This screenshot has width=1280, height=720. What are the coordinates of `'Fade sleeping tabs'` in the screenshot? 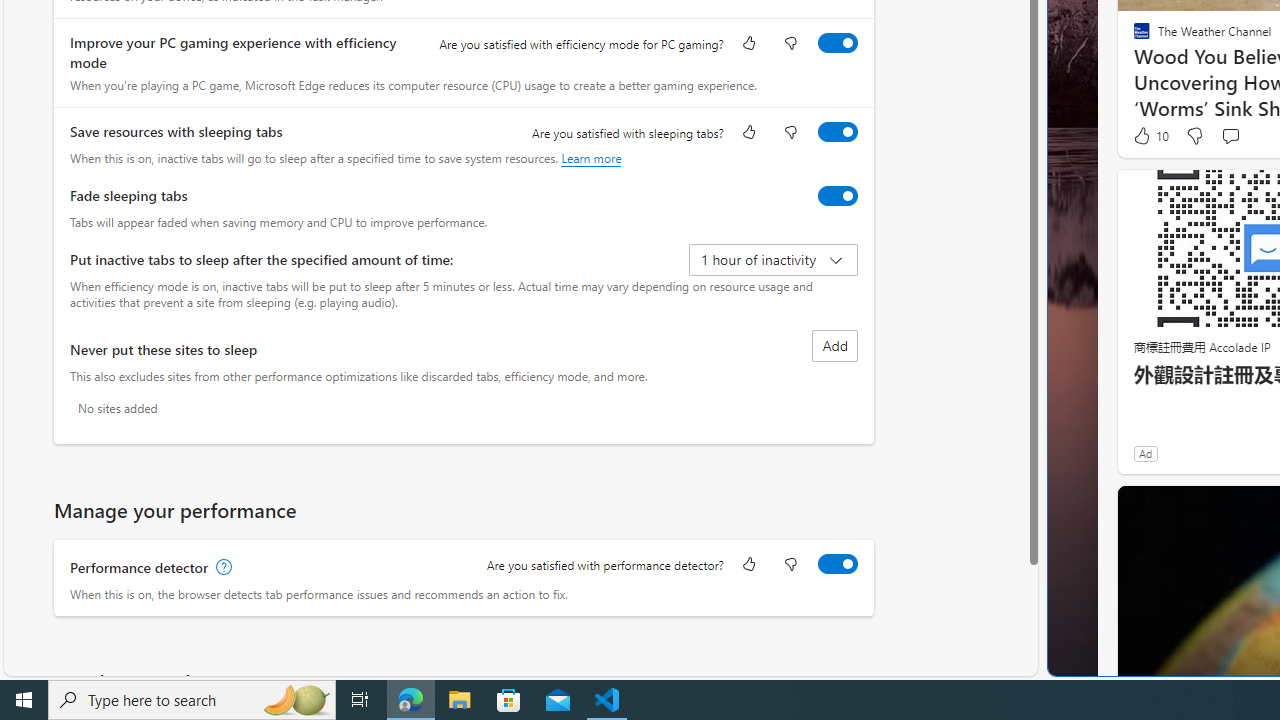 It's located at (837, 195).